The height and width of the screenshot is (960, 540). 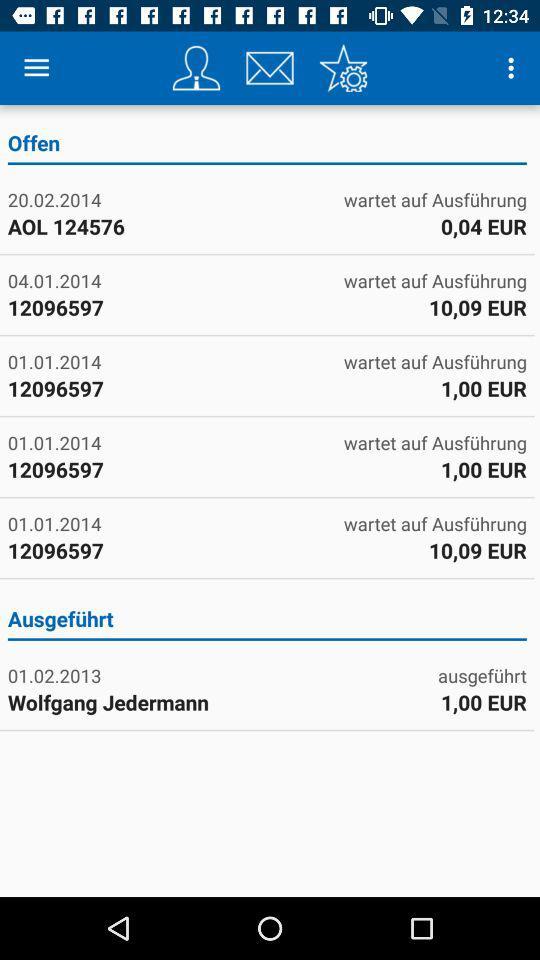 What do you see at coordinates (342, 68) in the screenshot?
I see `settings for app` at bounding box center [342, 68].